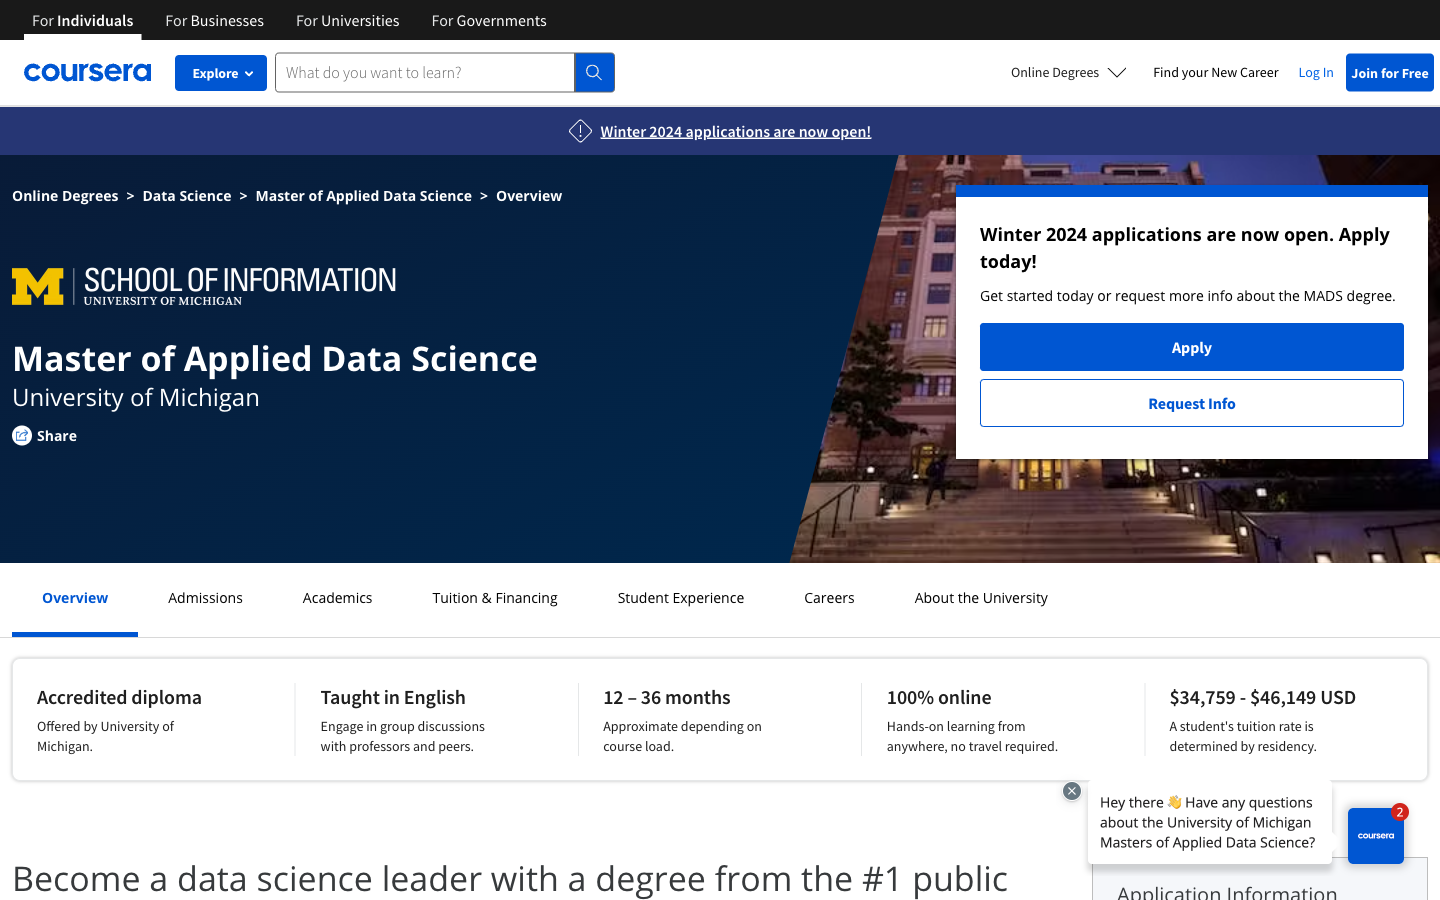 Image resolution: width=1440 pixels, height=900 pixels. What do you see at coordinates (187, 195) in the screenshot?
I see `University of Michigan"s Data Science Master"s Degree Course page` at bounding box center [187, 195].